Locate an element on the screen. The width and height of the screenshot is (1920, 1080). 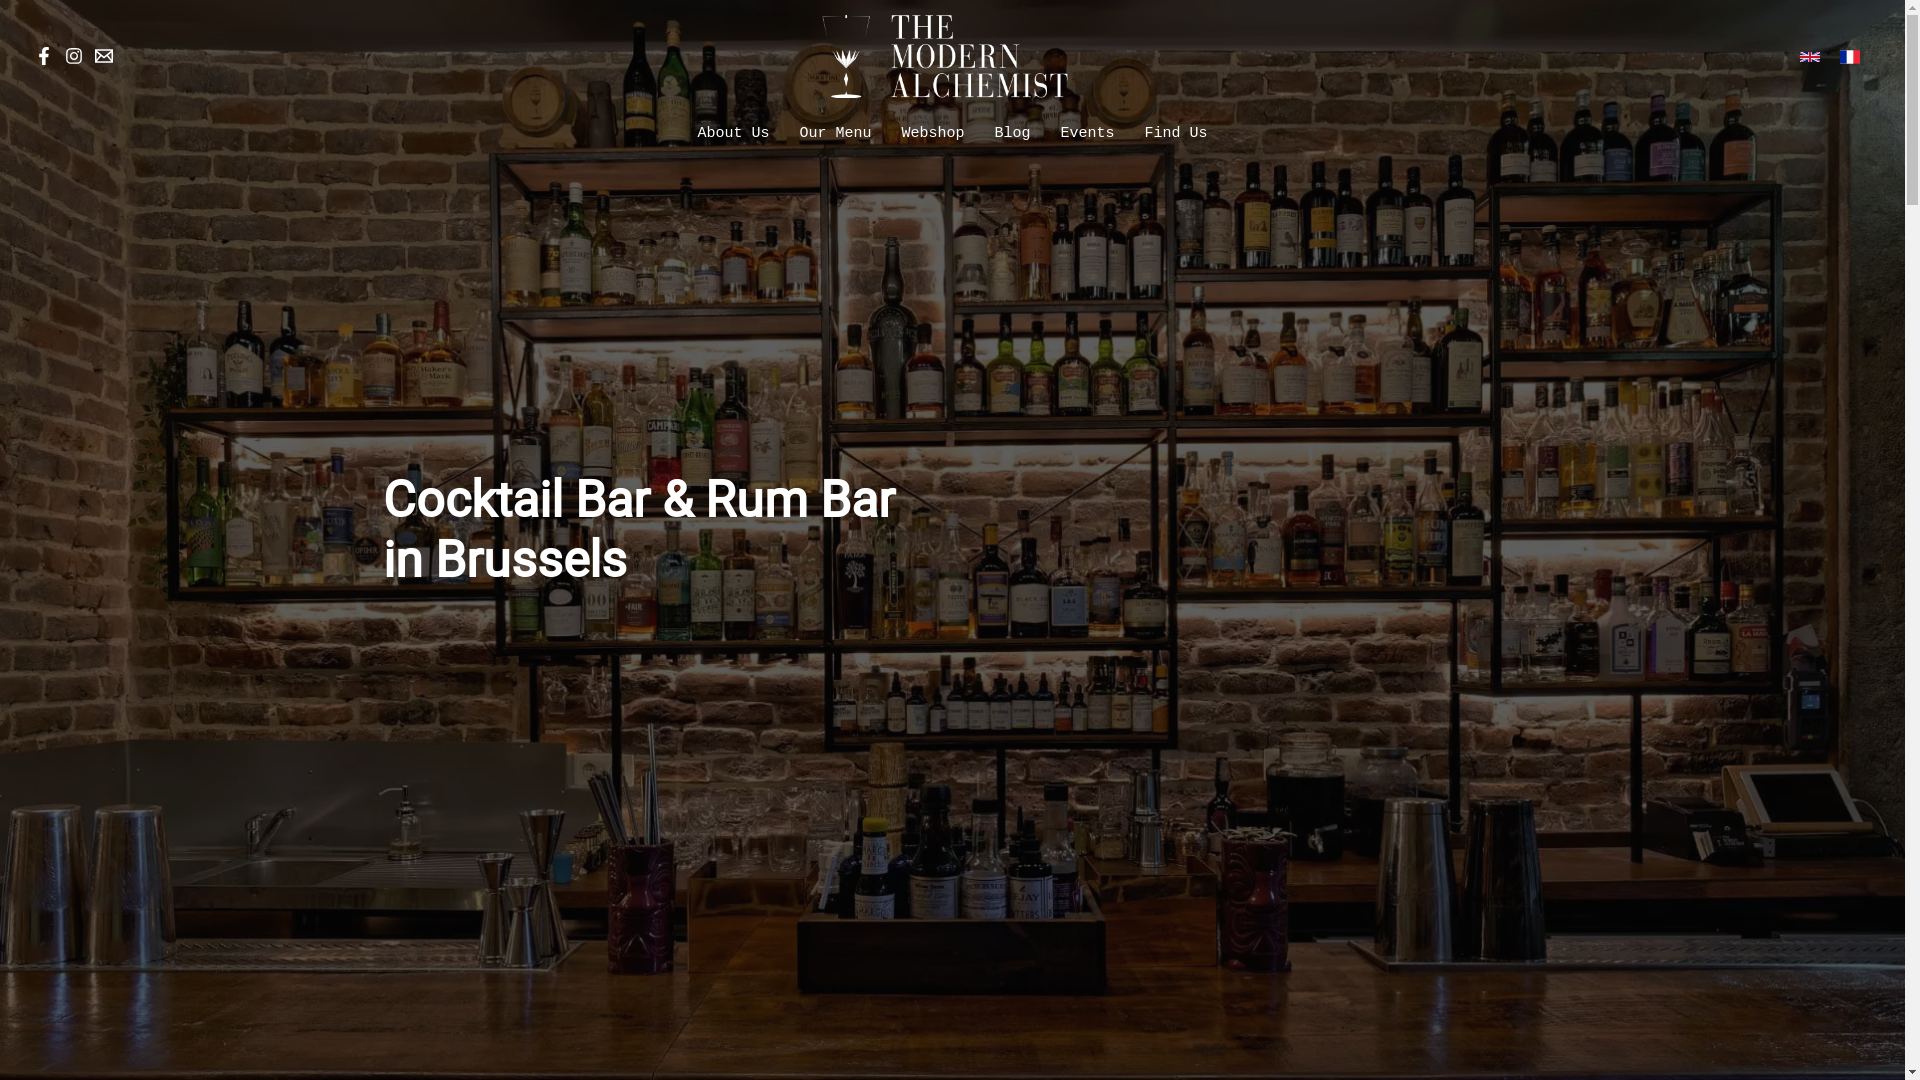
'Find Us' is located at coordinates (1129, 133).